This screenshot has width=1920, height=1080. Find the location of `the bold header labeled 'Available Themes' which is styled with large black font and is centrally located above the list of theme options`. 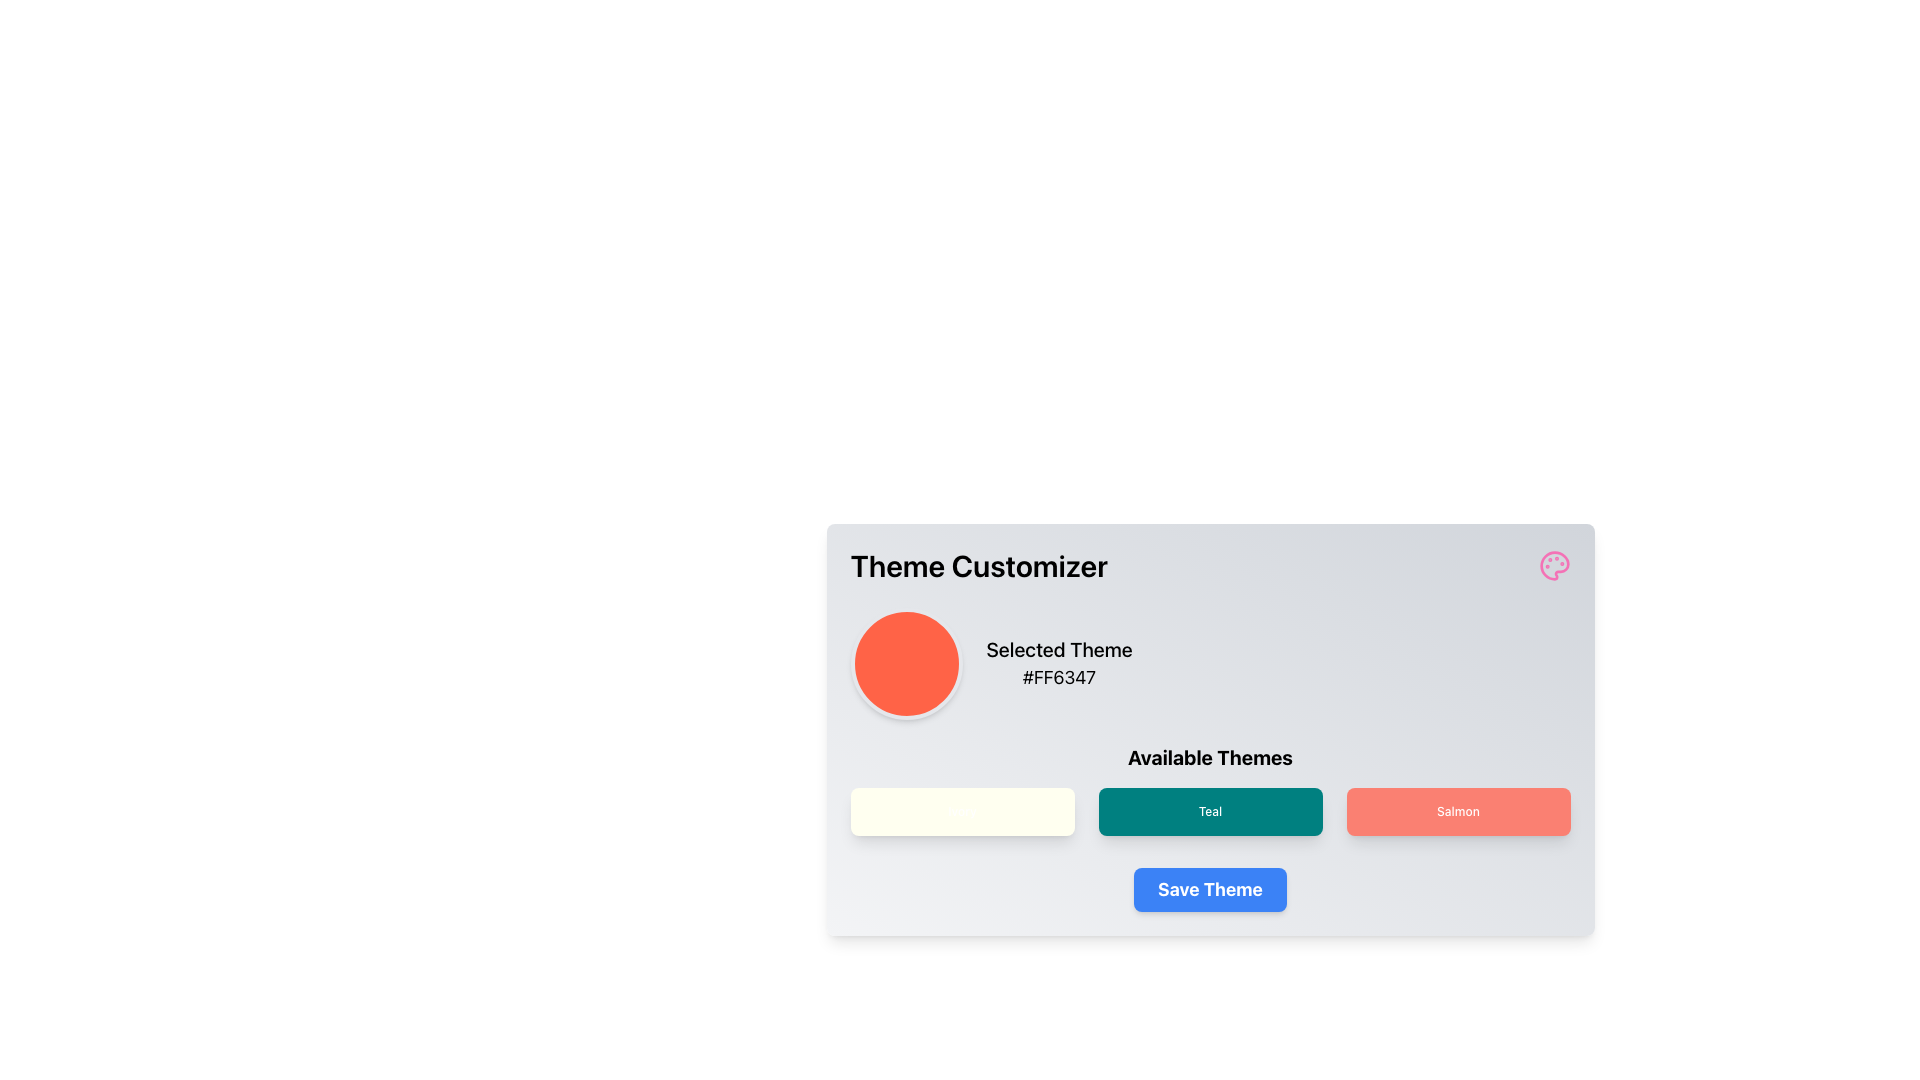

the bold header labeled 'Available Themes' which is styled with large black font and is centrally located above the list of theme options is located at coordinates (1209, 758).